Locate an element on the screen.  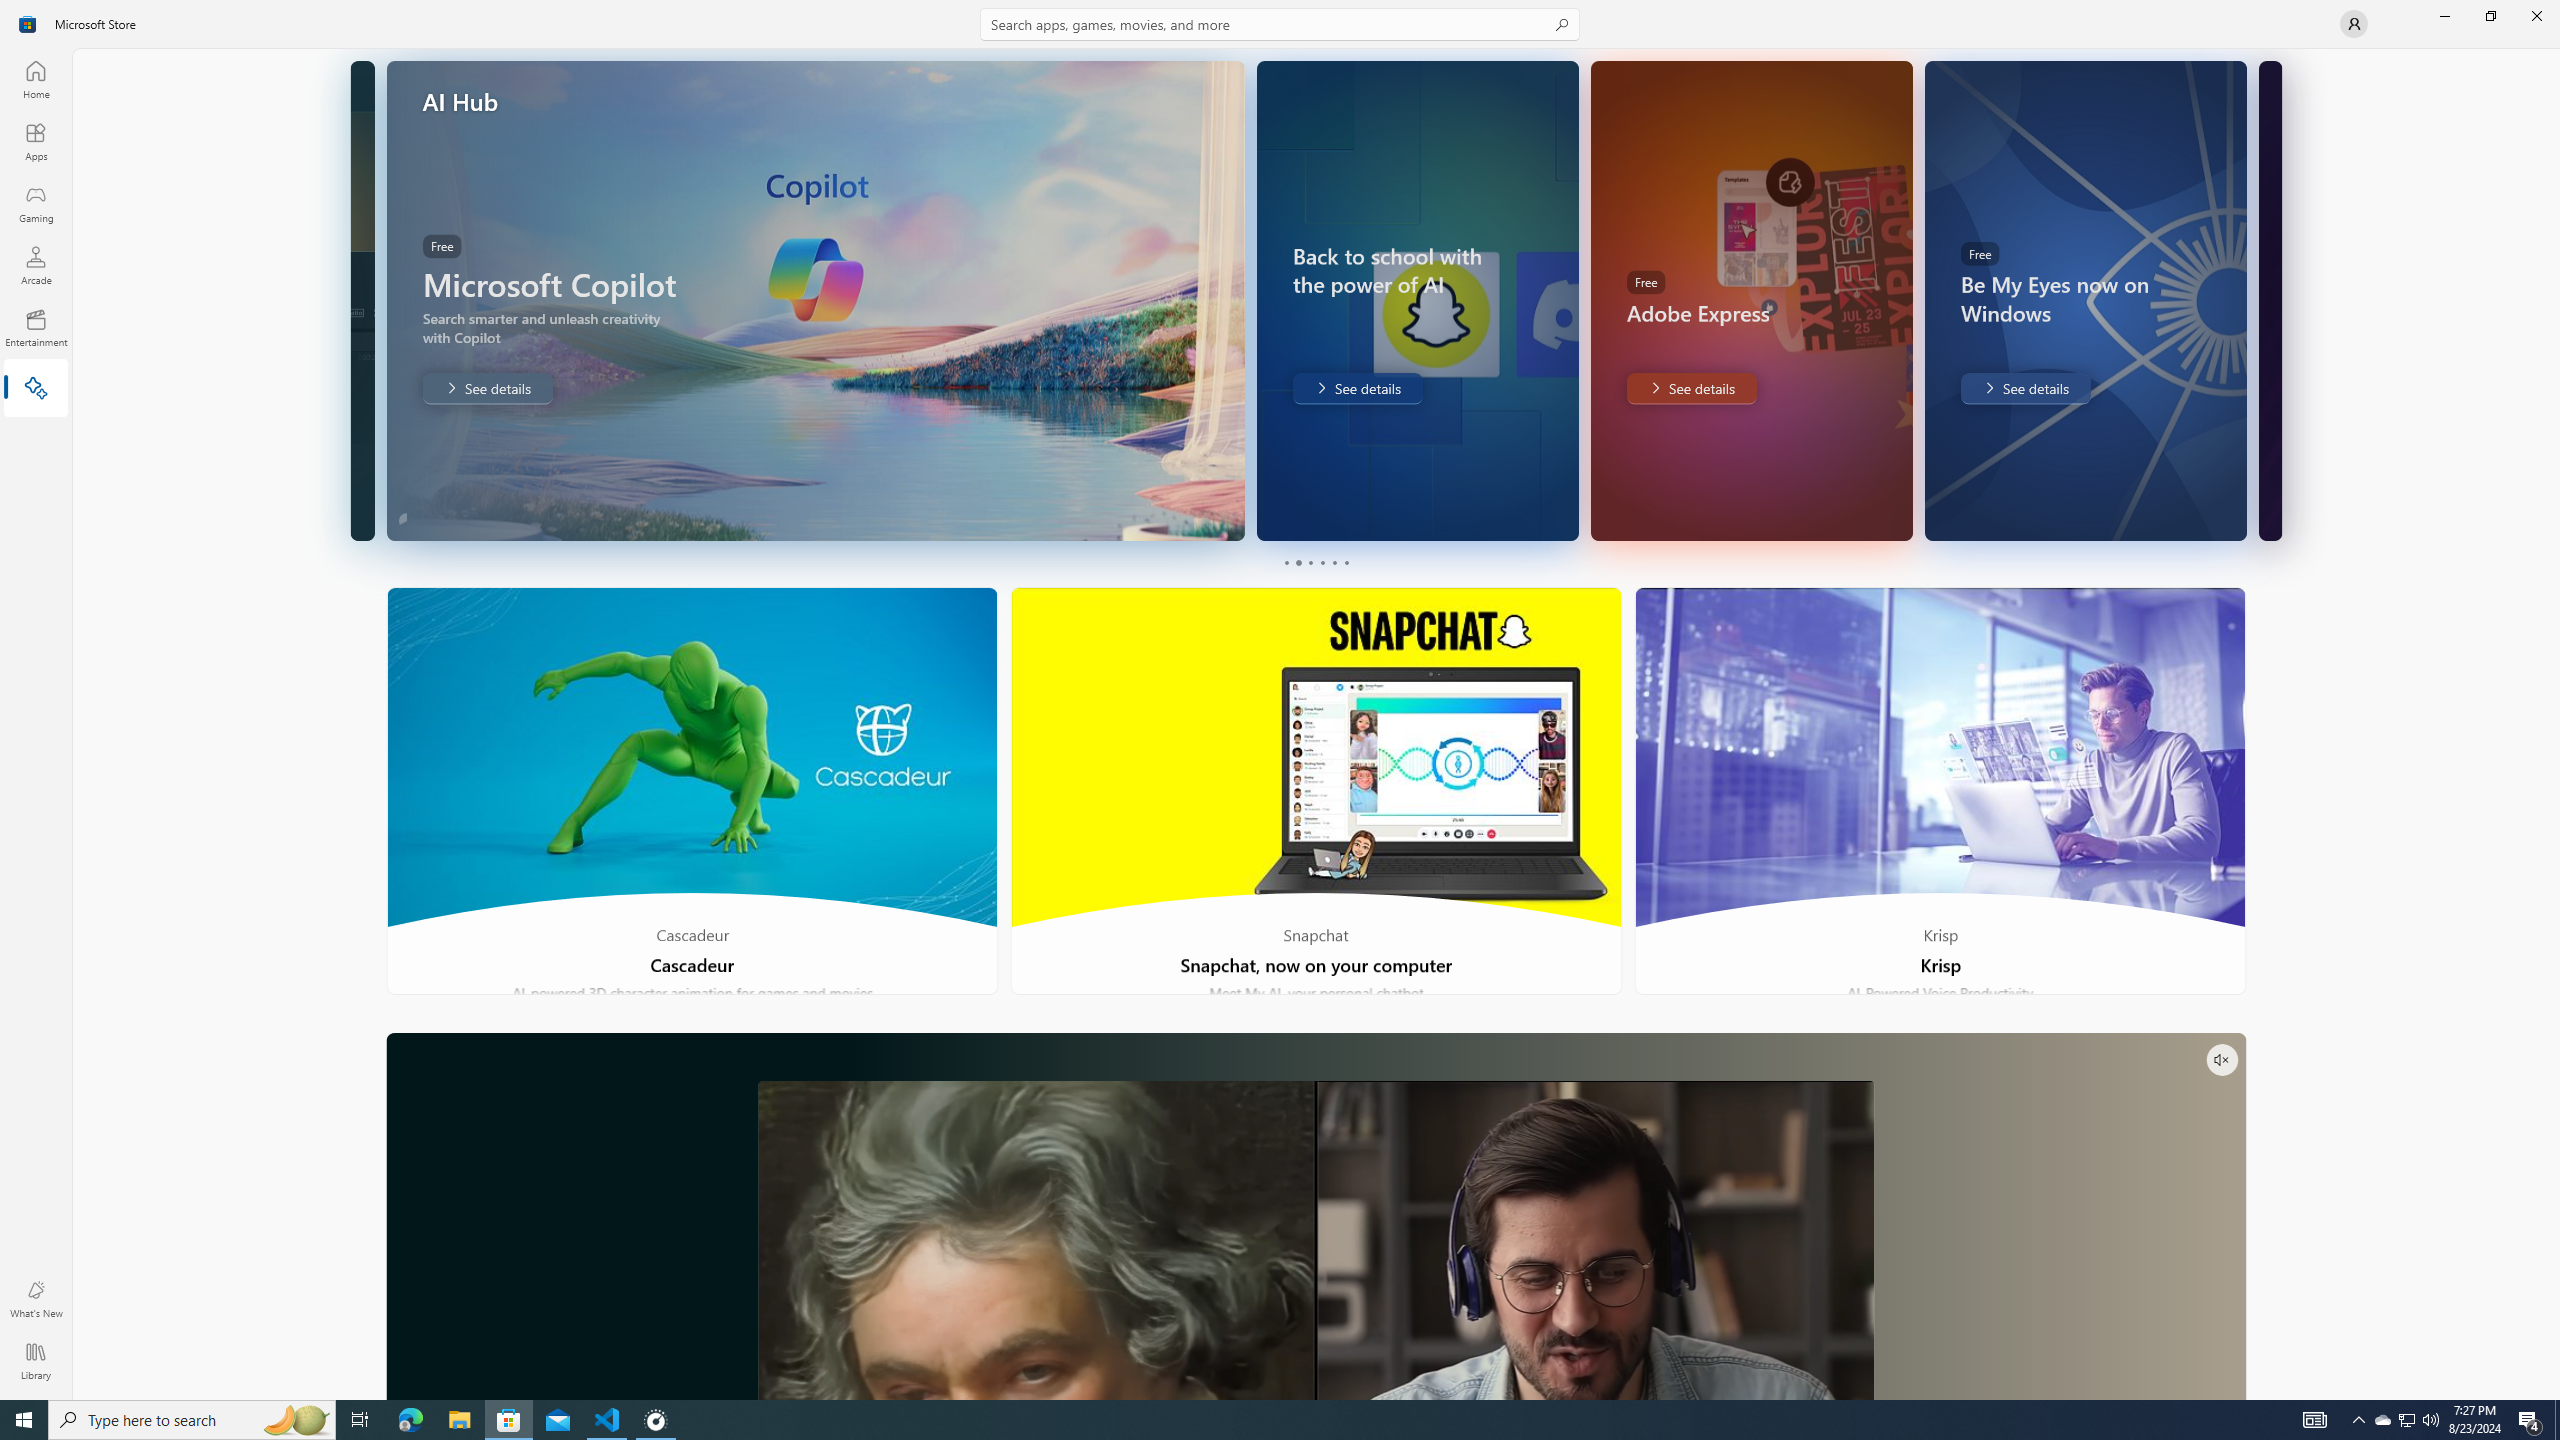
'Page 1' is located at coordinates (1285, 562).